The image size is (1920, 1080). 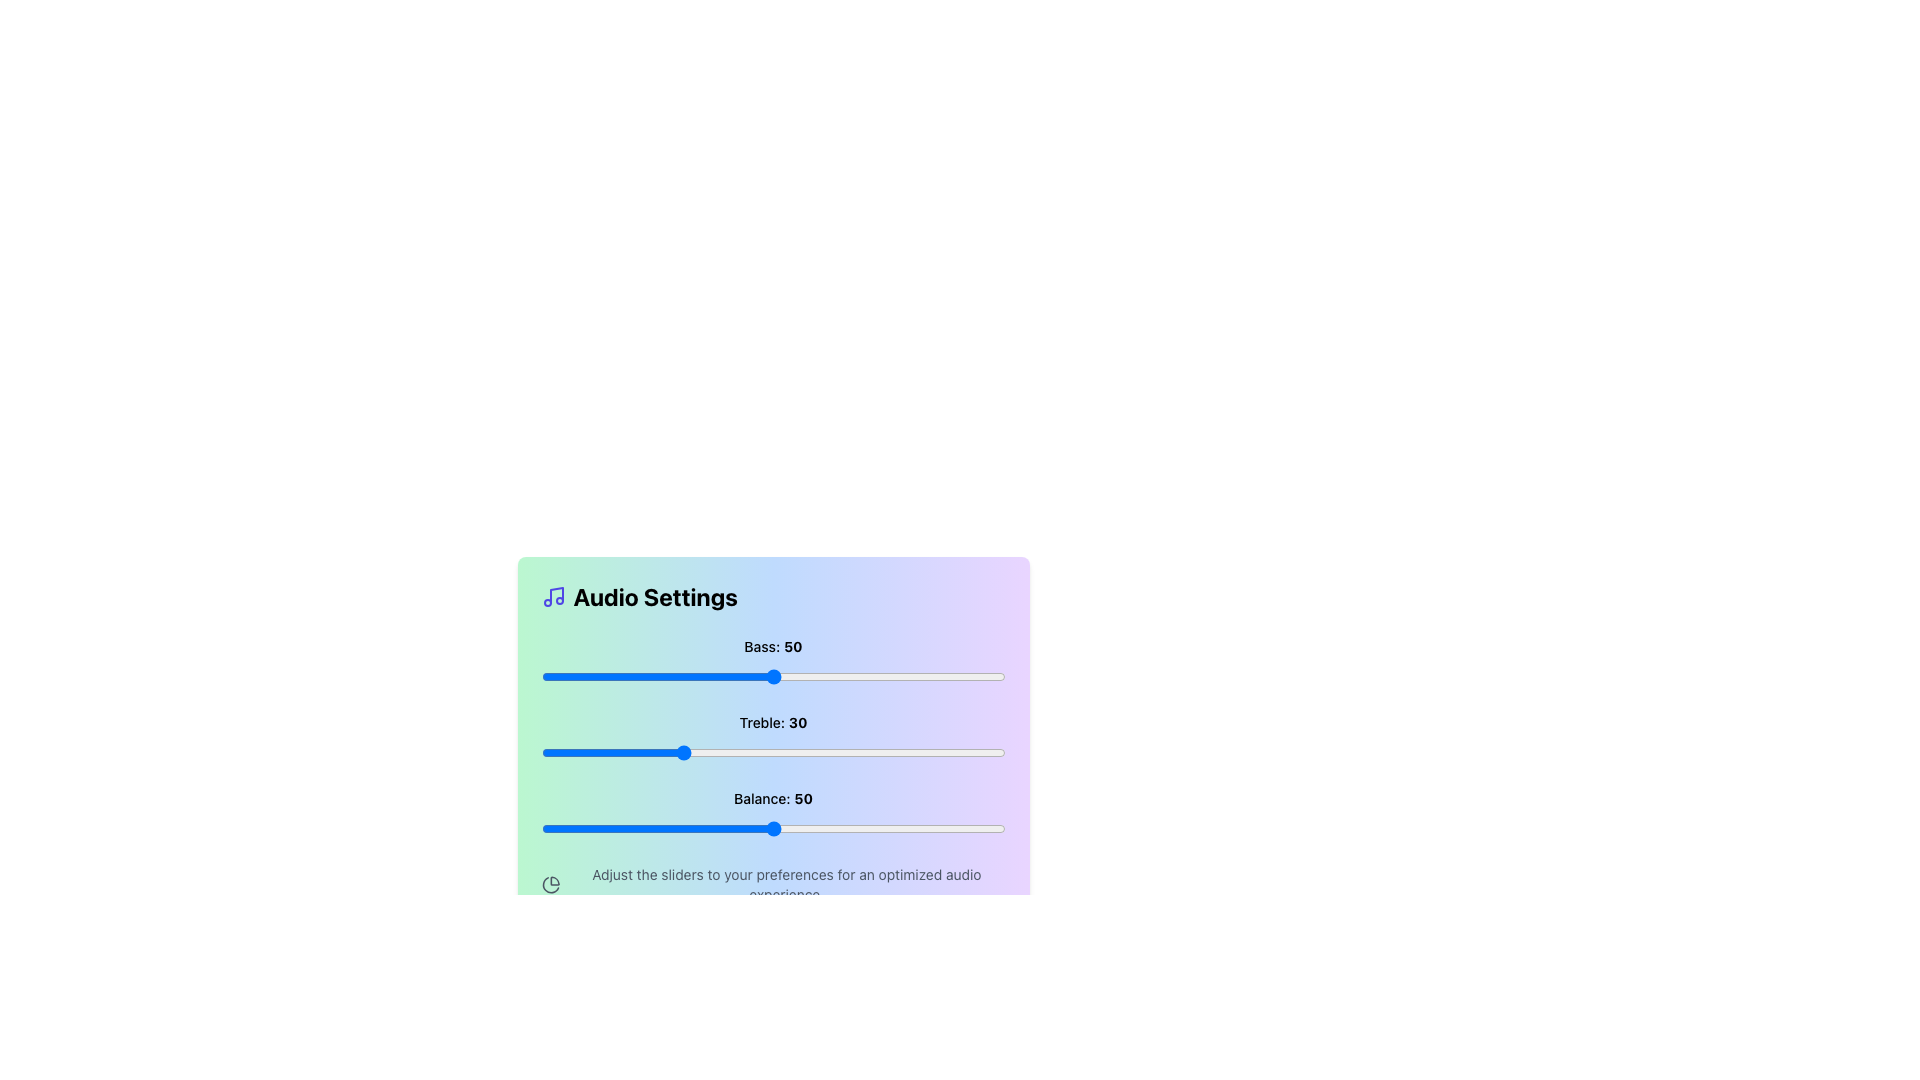 What do you see at coordinates (690, 676) in the screenshot?
I see `the bass level` at bounding box center [690, 676].